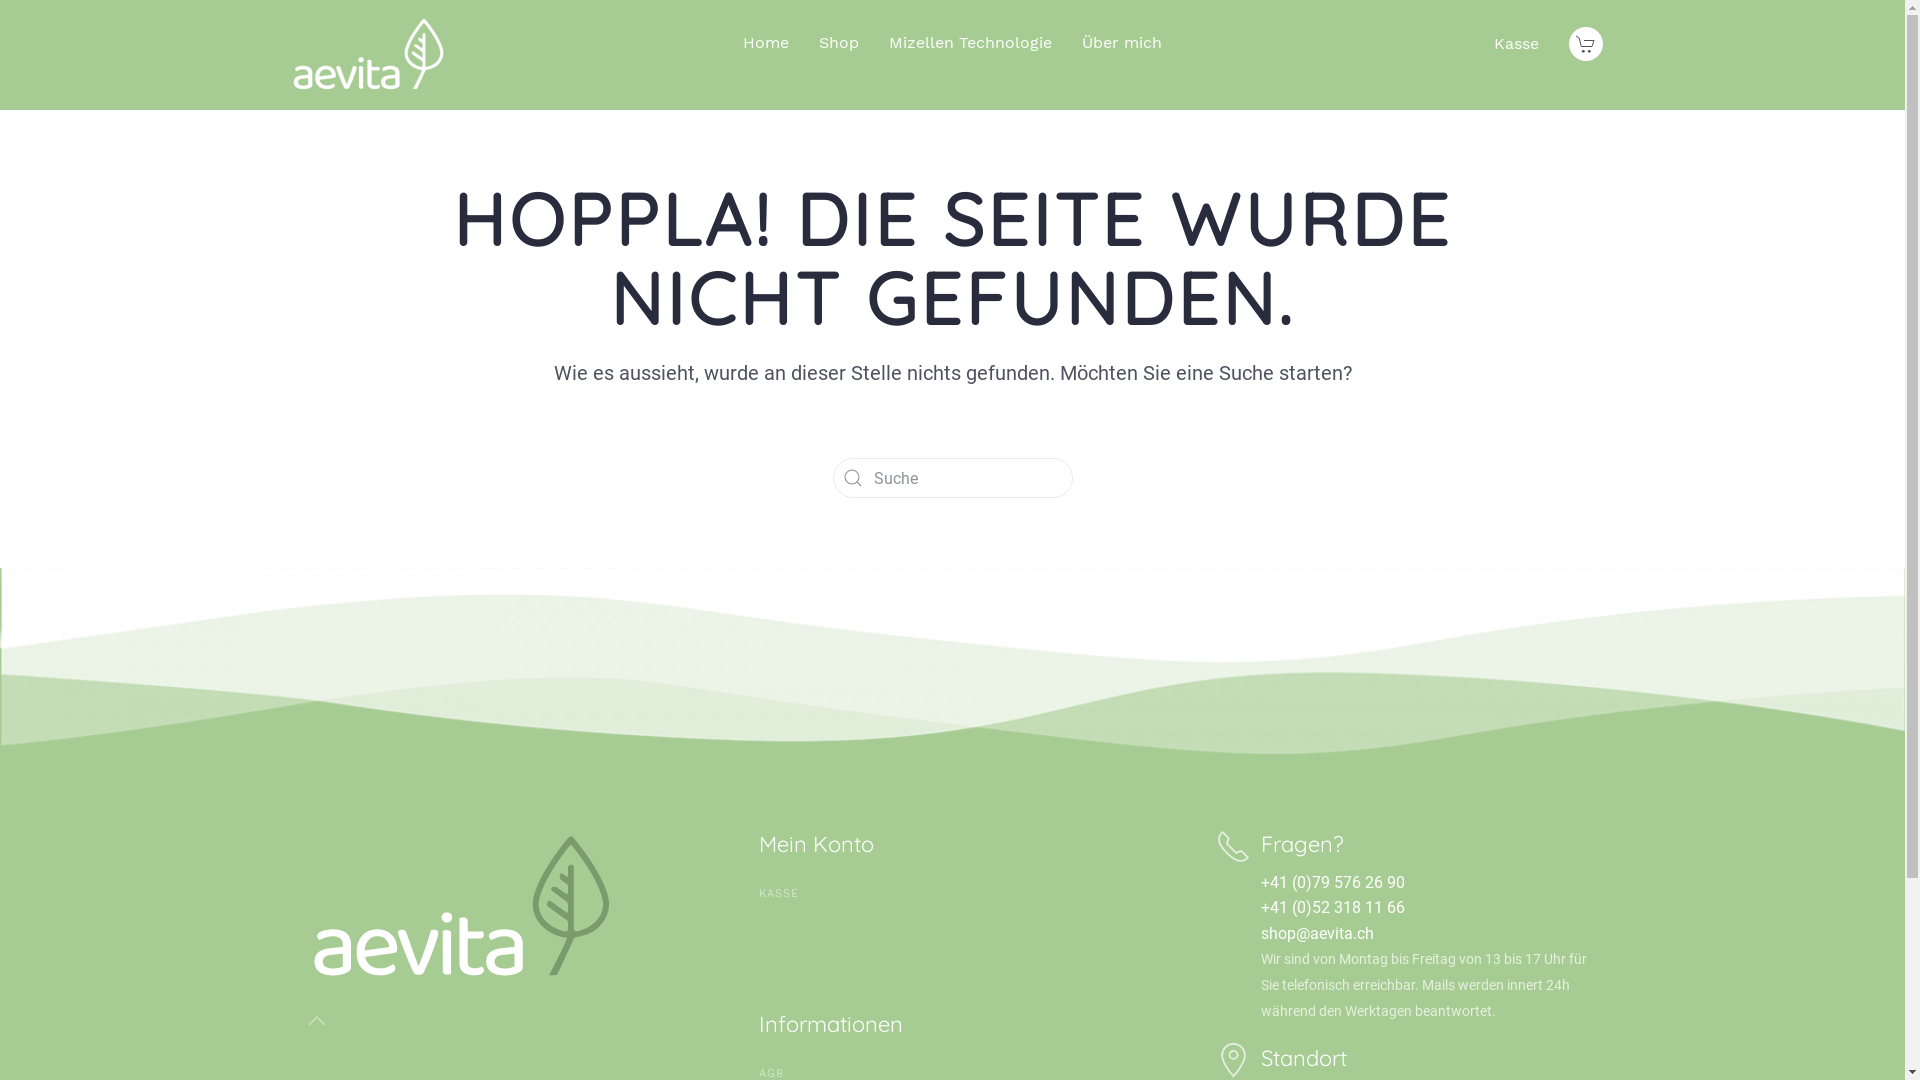 The image size is (1920, 1080). What do you see at coordinates (839, 42) in the screenshot?
I see `'Shop'` at bounding box center [839, 42].